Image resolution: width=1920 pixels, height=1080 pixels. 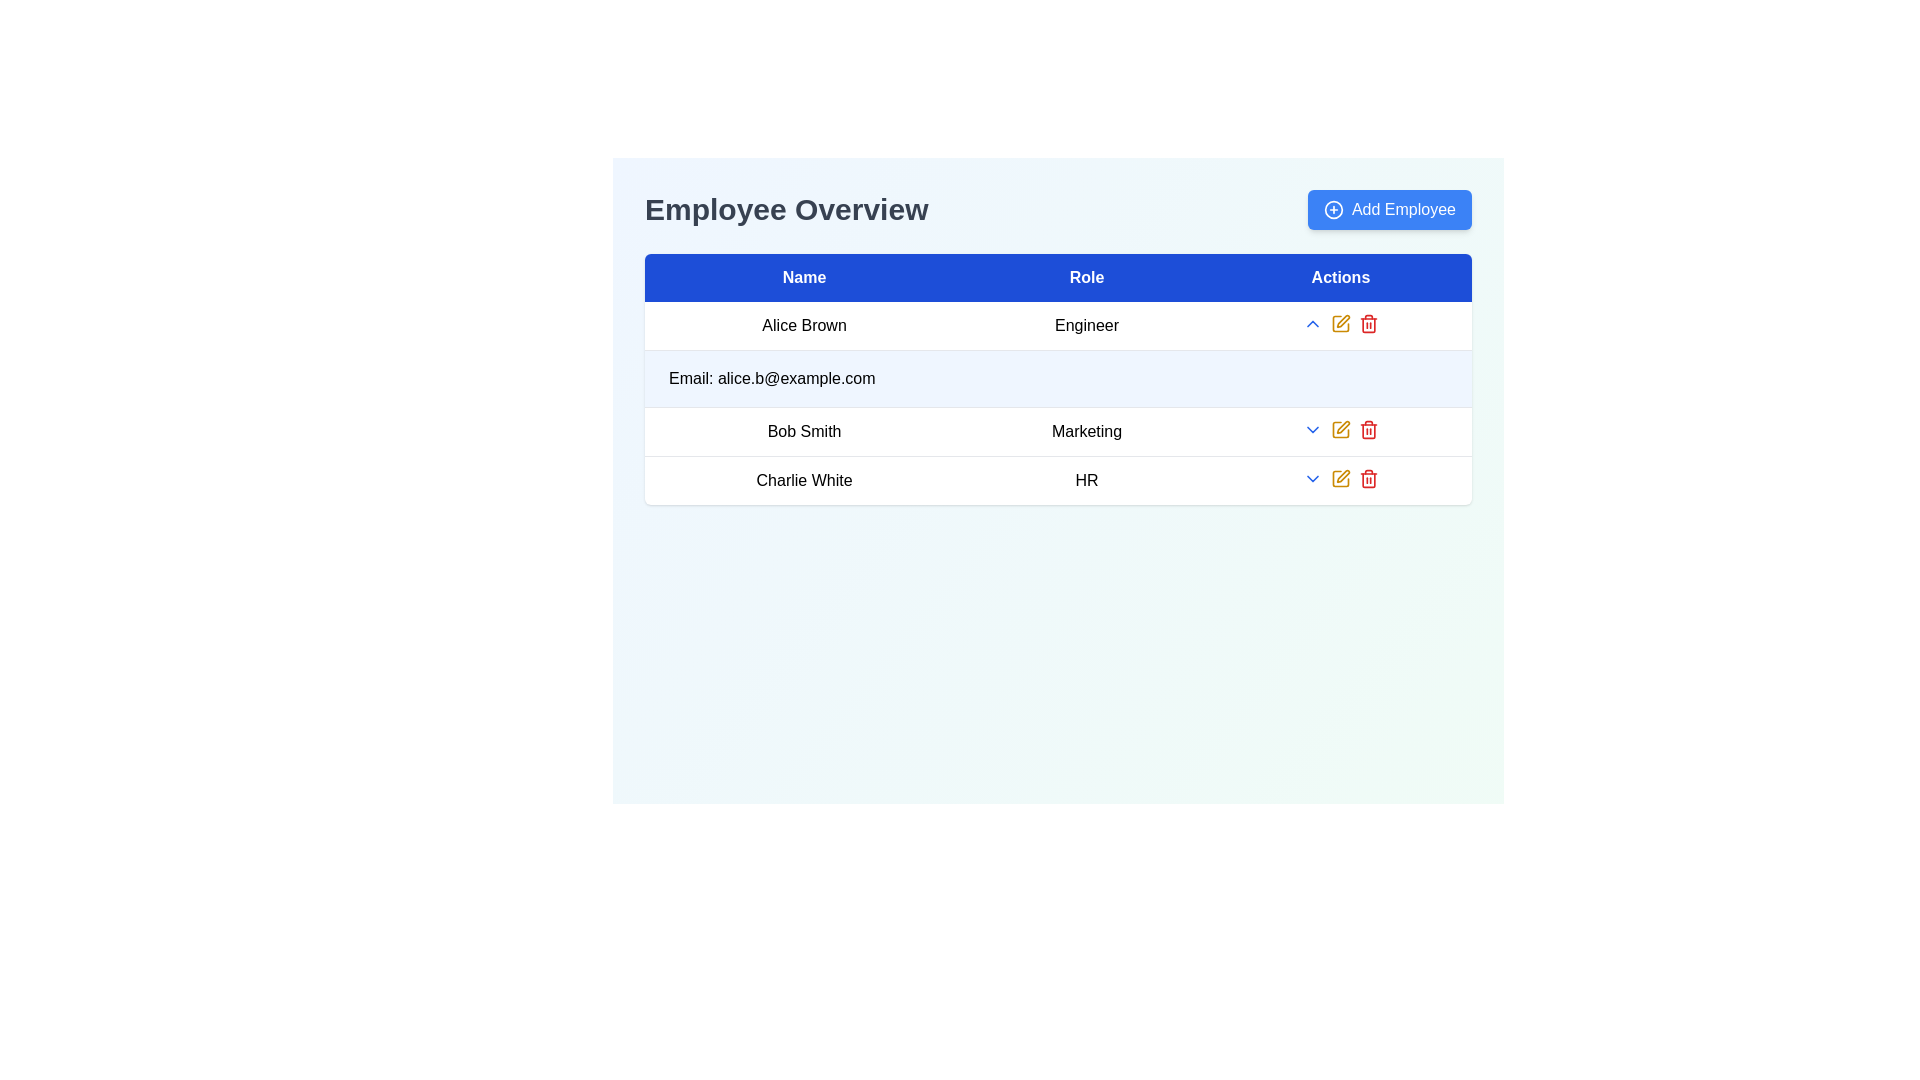 I want to click on the text display element that shows the role of the employee 'Alice Brown', located in the table row under the 'Role' column, so click(x=1086, y=325).